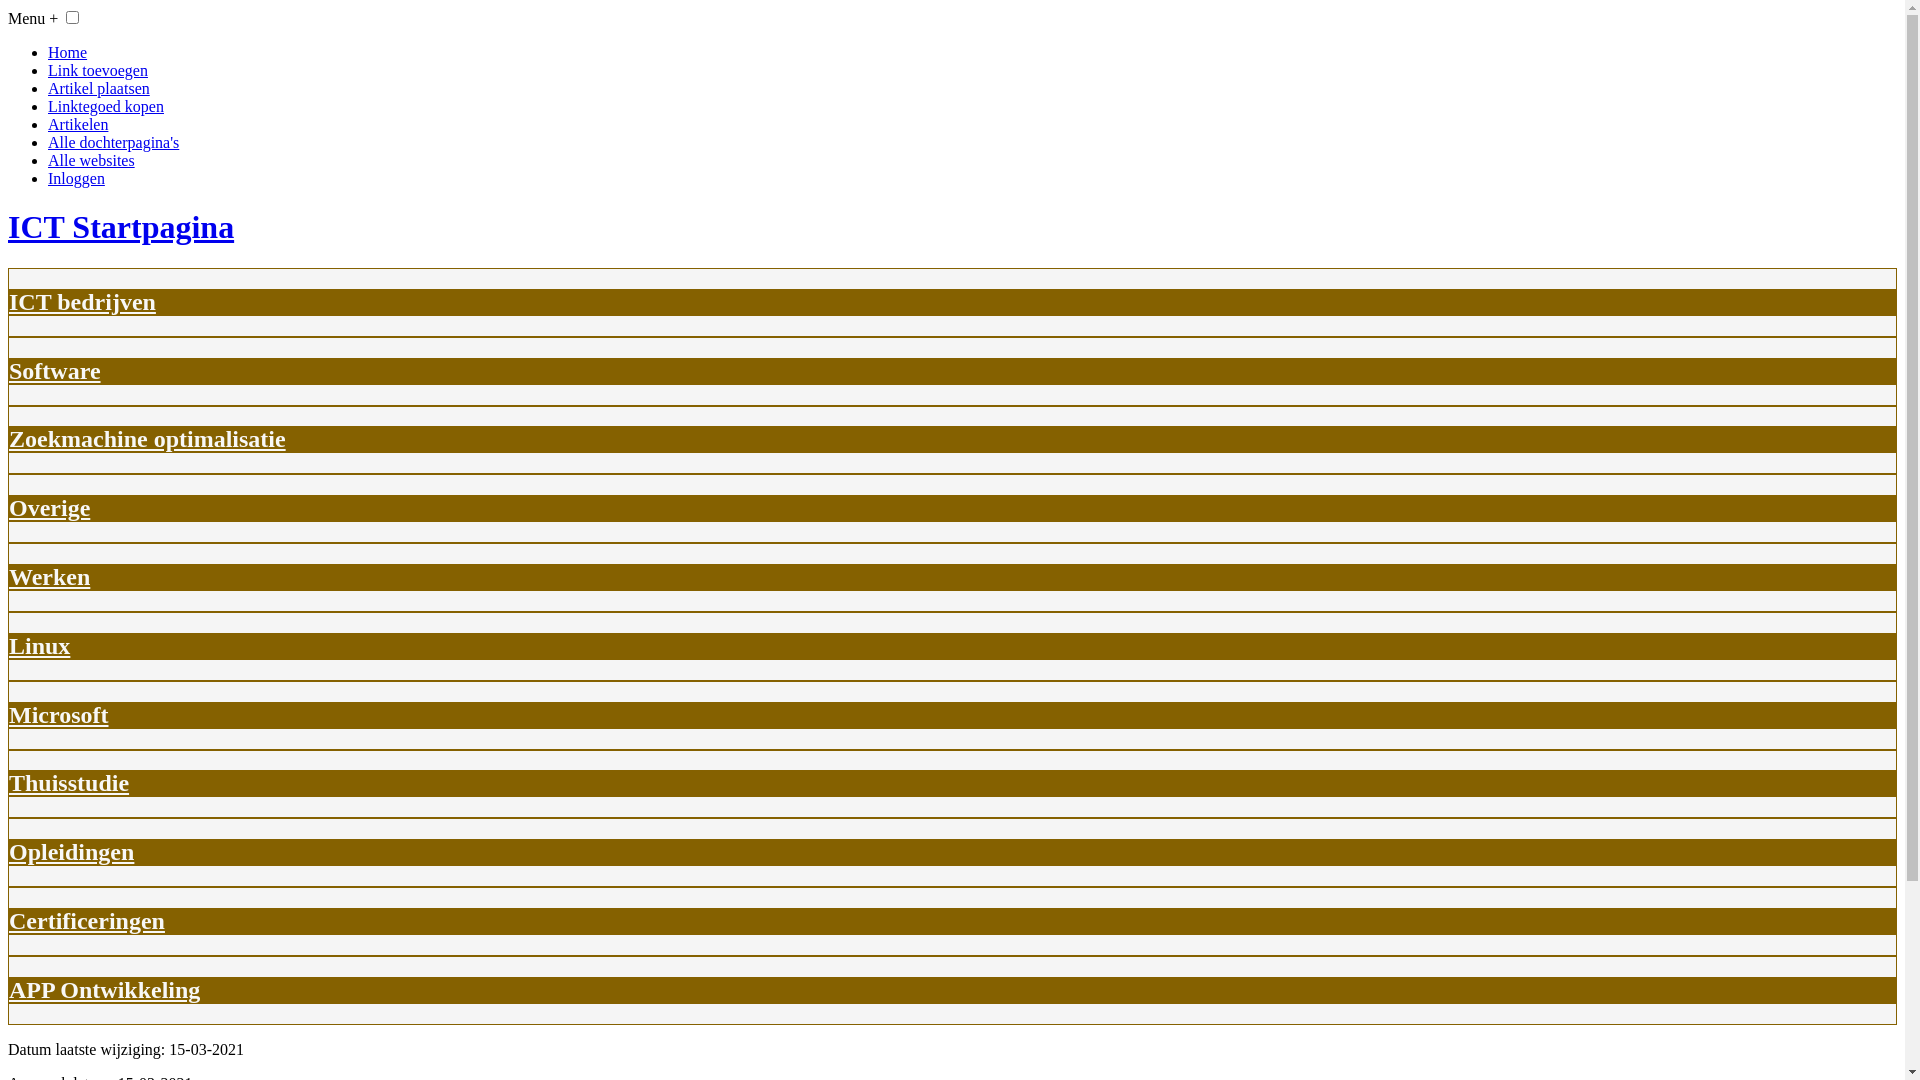 This screenshot has width=1920, height=1080. Describe the element at coordinates (98, 87) in the screenshot. I see `'Artikel plaatsen'` at that location.